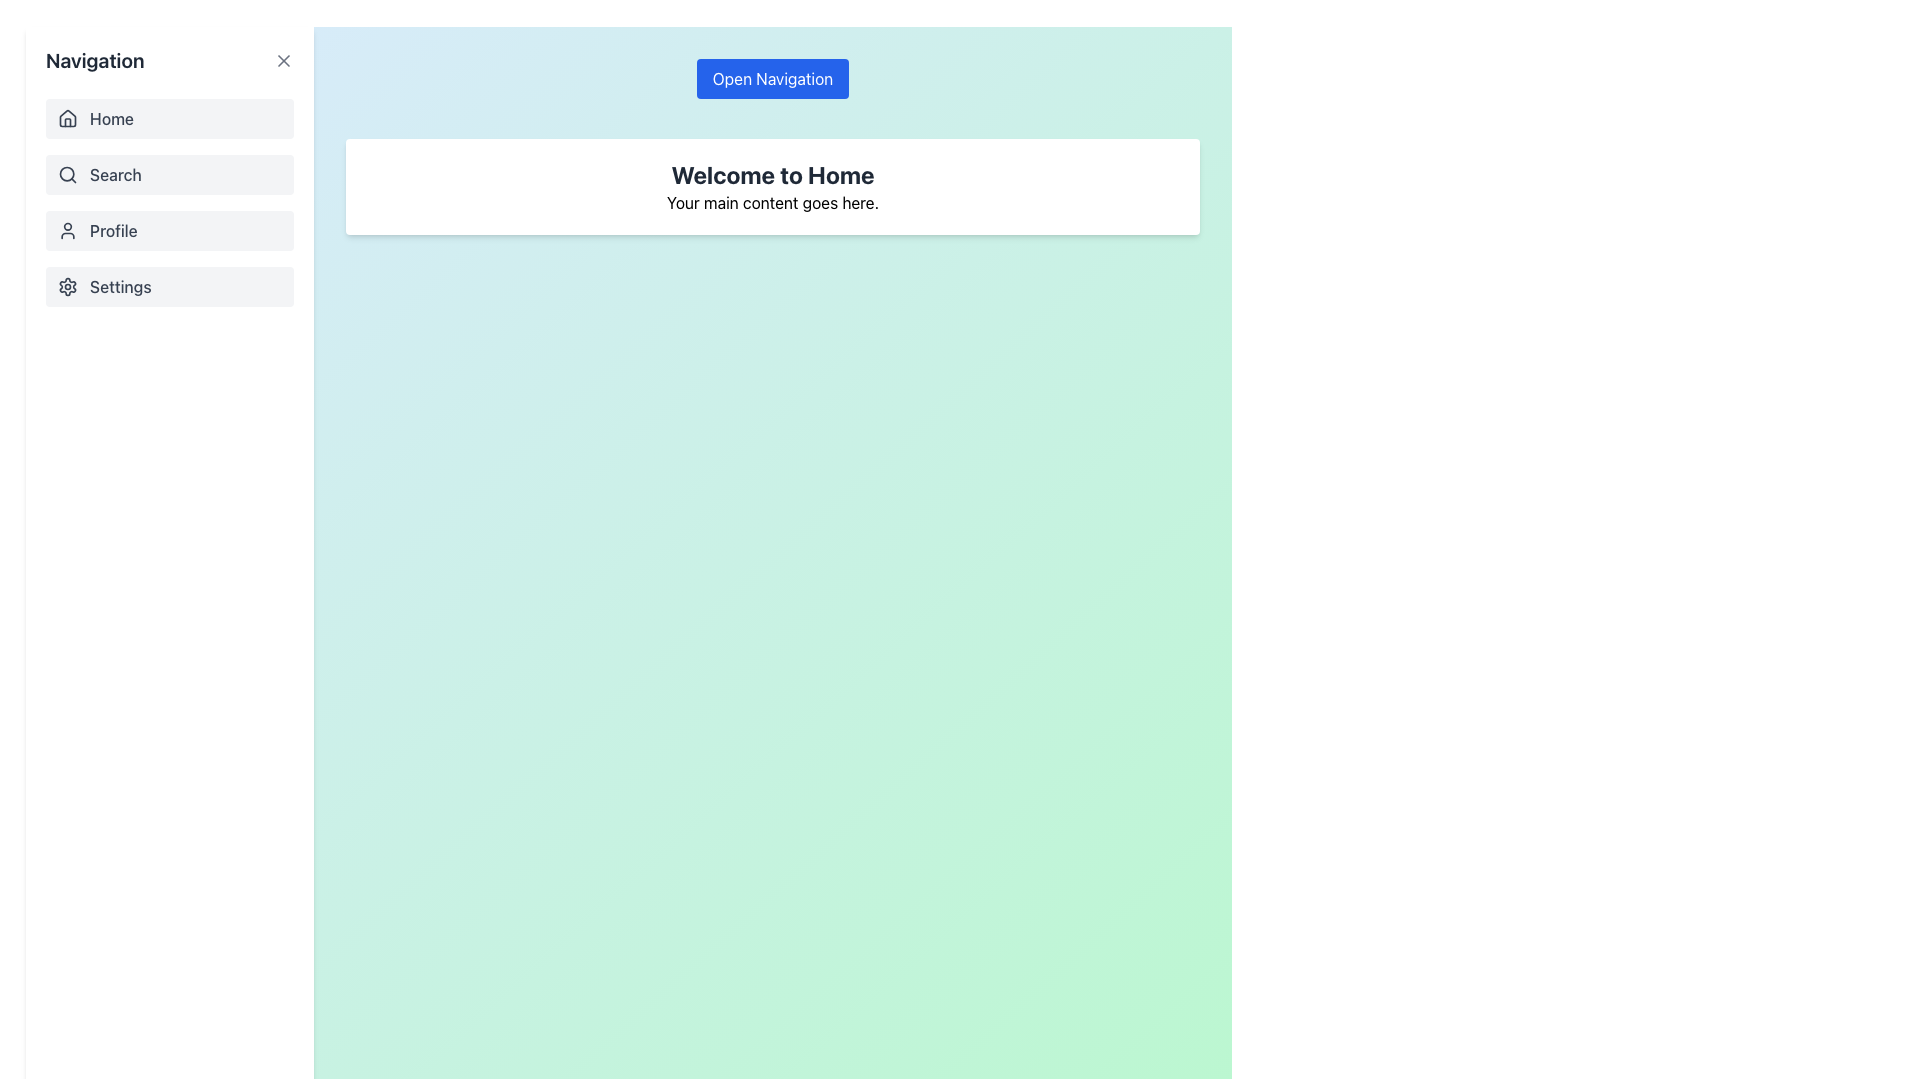 The width and height of the screenshot is (1920, 1080). I want to click on the 'Search' button in the navigation menu, so click(169, 173).